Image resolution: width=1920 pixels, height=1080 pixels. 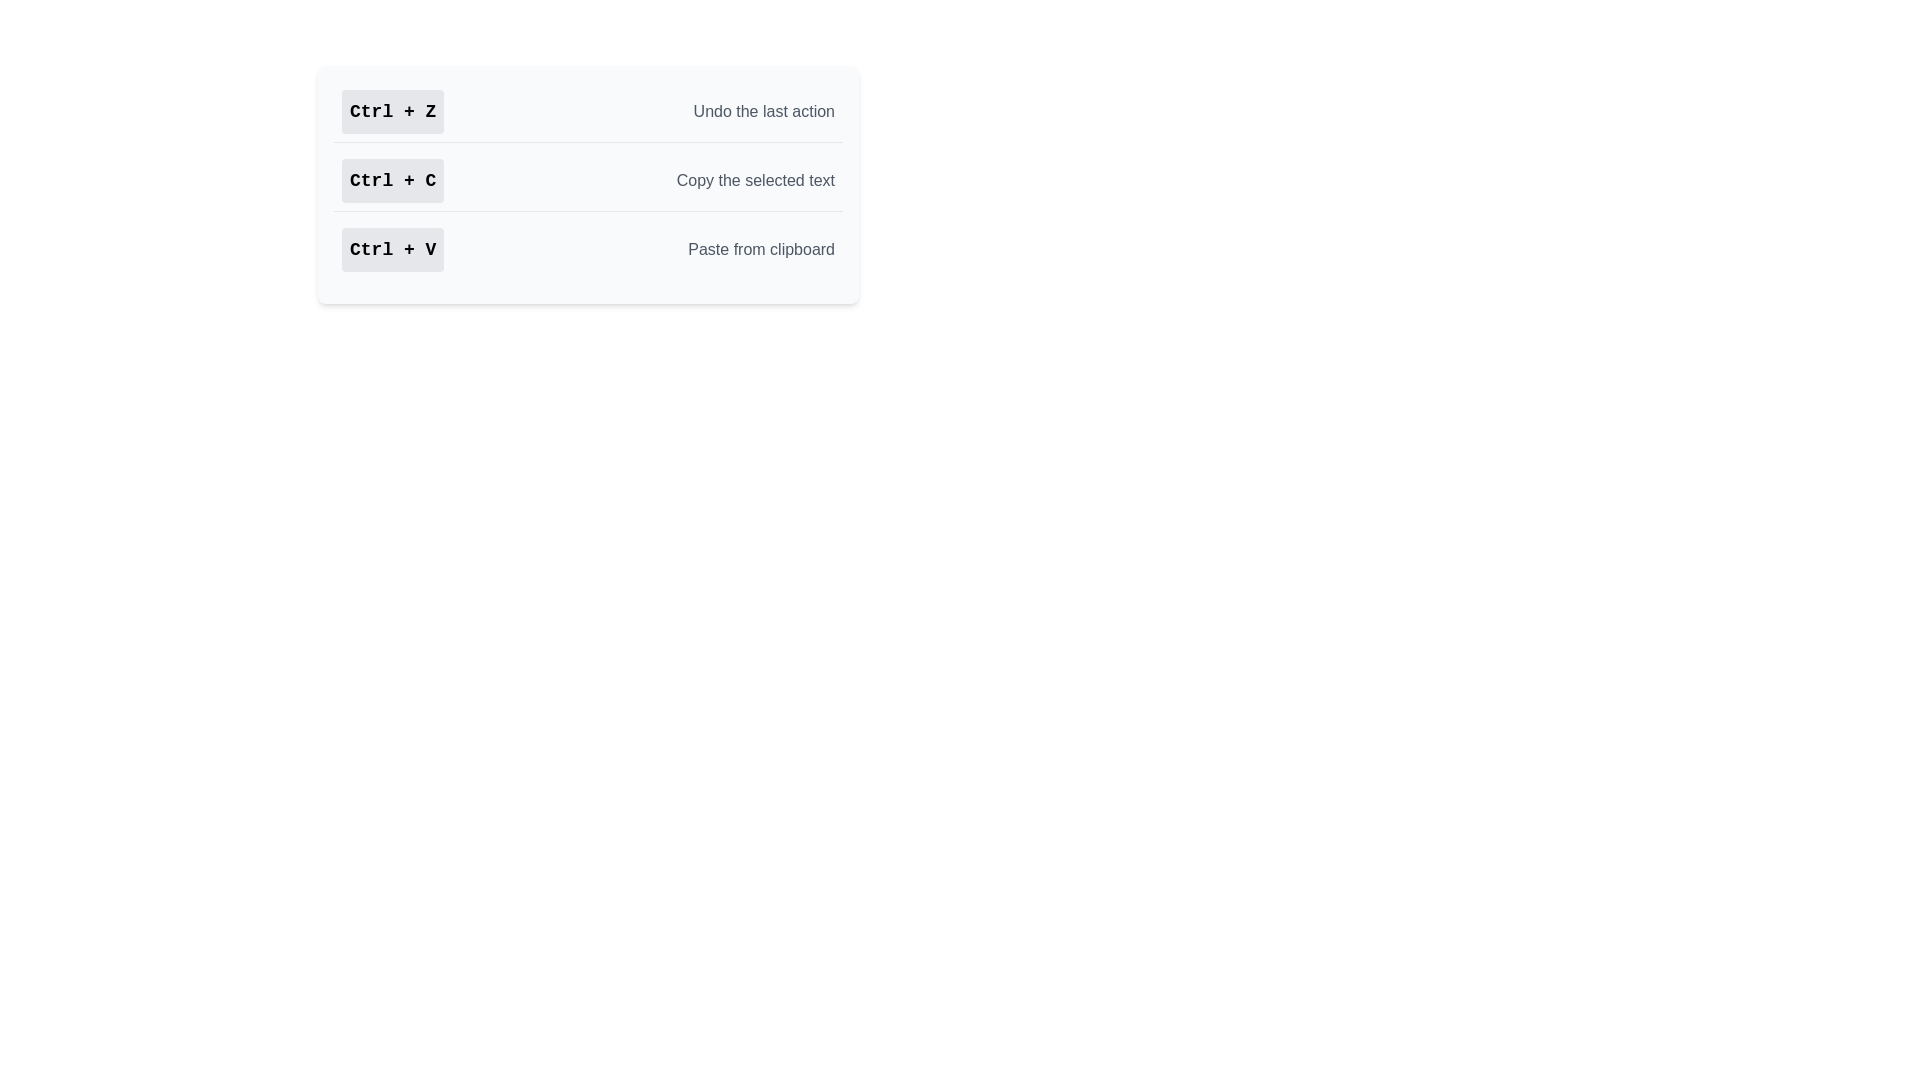 I want to click on the first row of shortcut descriptions, which displays the keybinding 'Ctrl + Z' on the left and the description 'Undo the last action' on the right, so click(x=587, y=112).